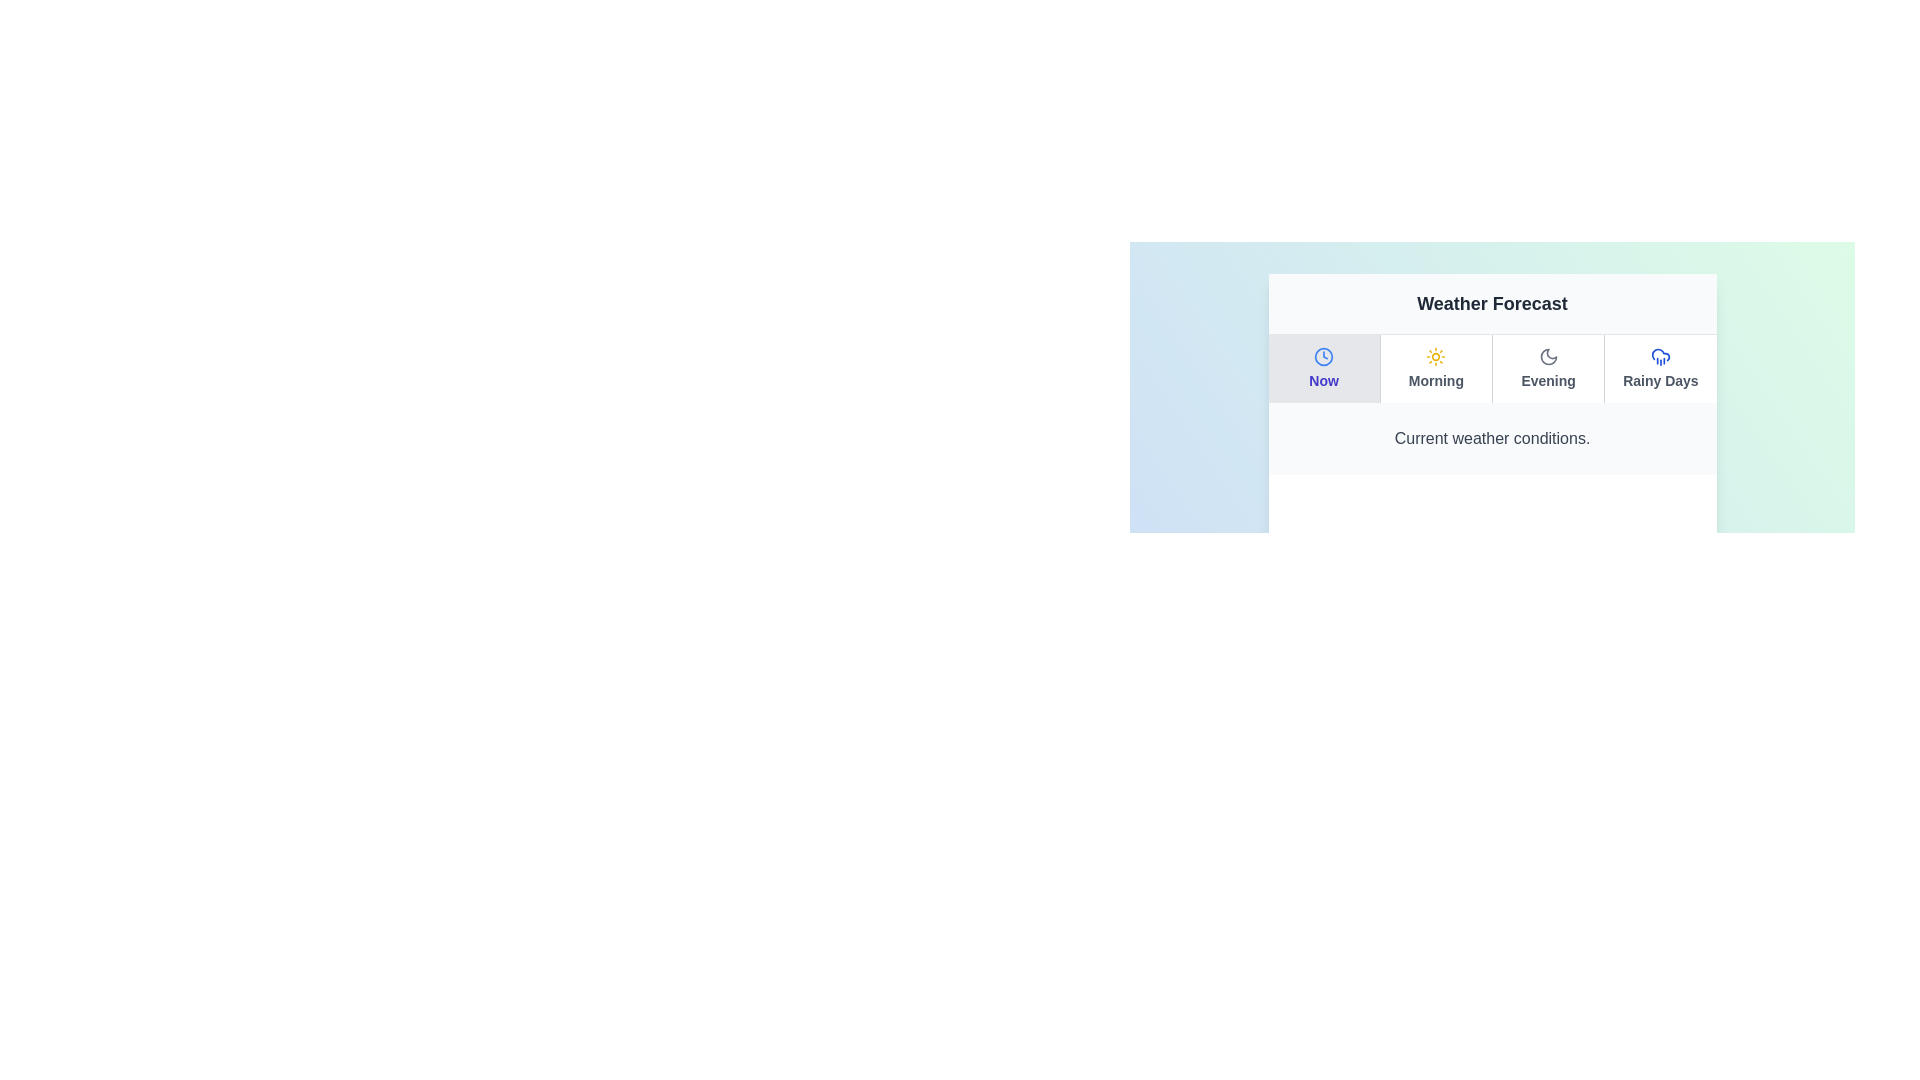  What do you see at coordinates (1660, 369) in the screenshot?
I see `the 'Rainy Days' button, which is the fourth button in a horizontal set` at bounding box center [1660, 369].